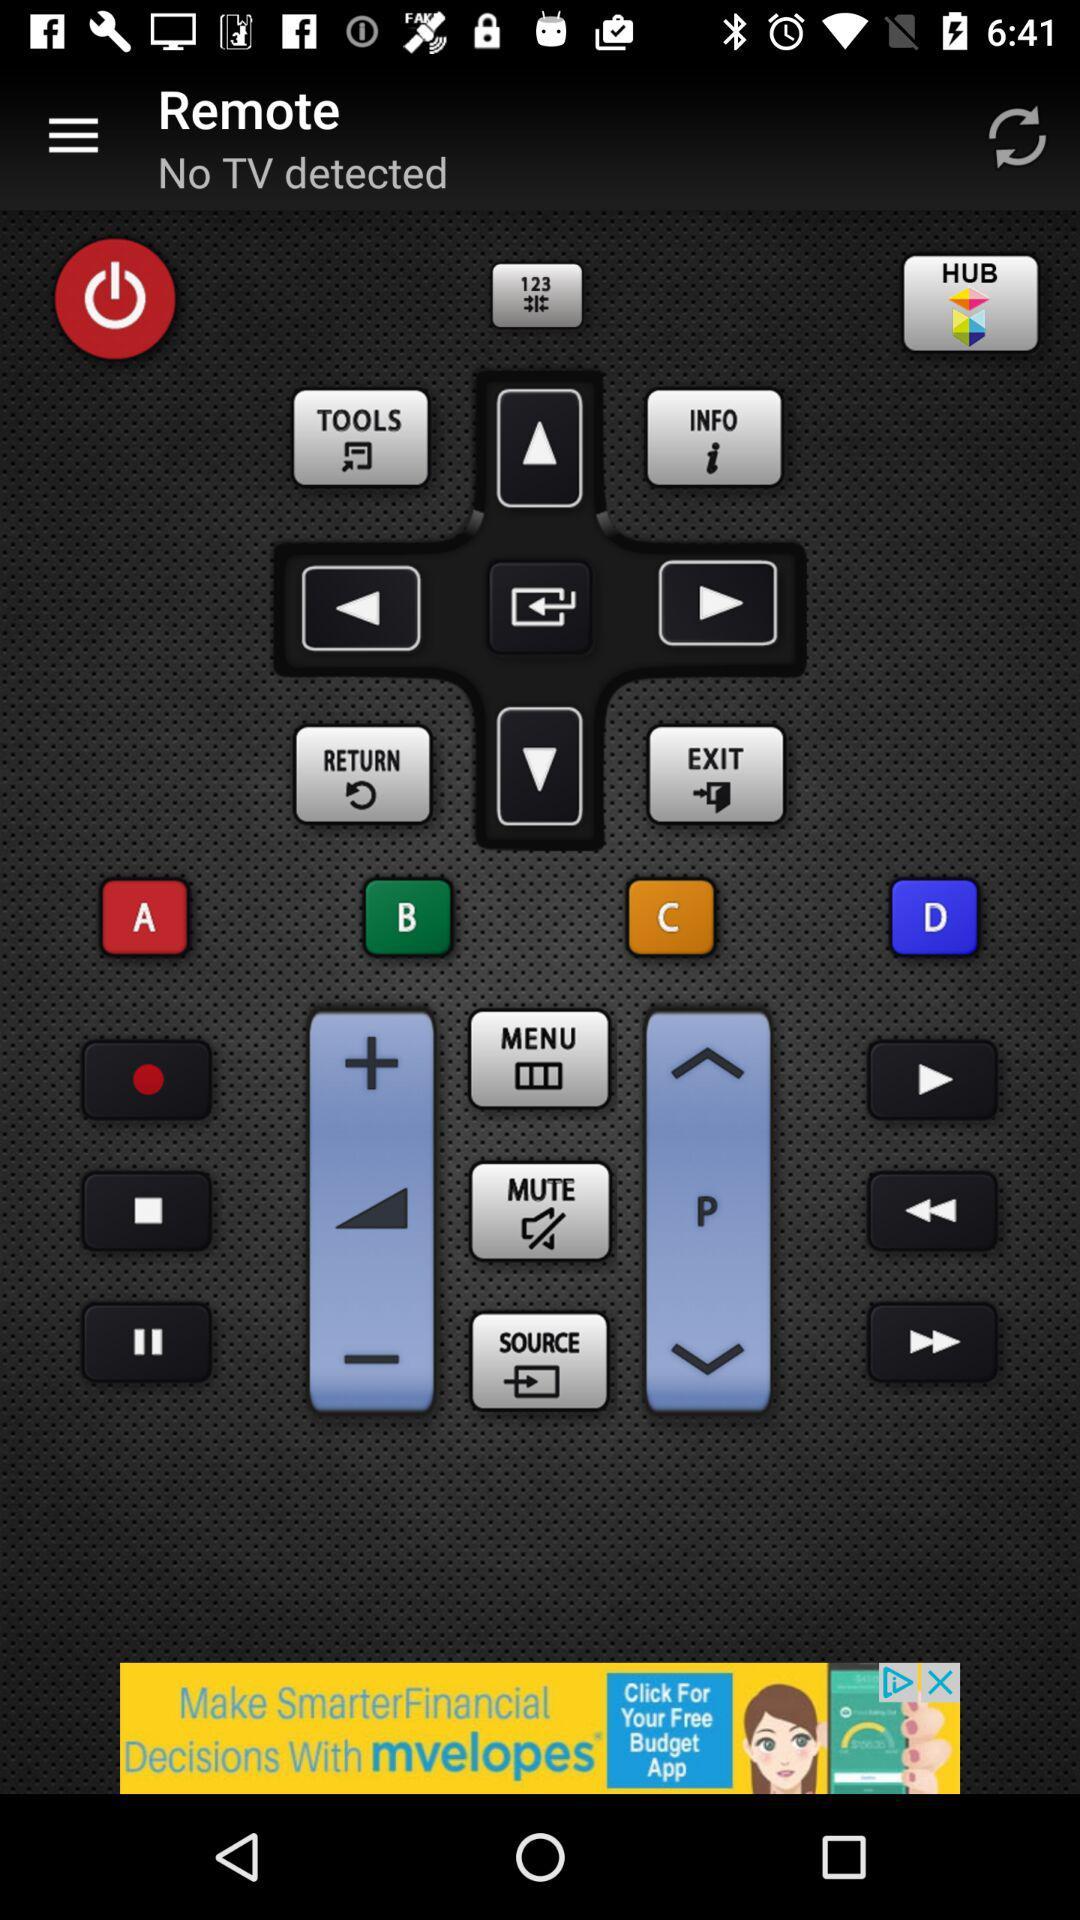 This screenshot has height=1920, width=1080. I want to click on move forward, so click(540, 447).